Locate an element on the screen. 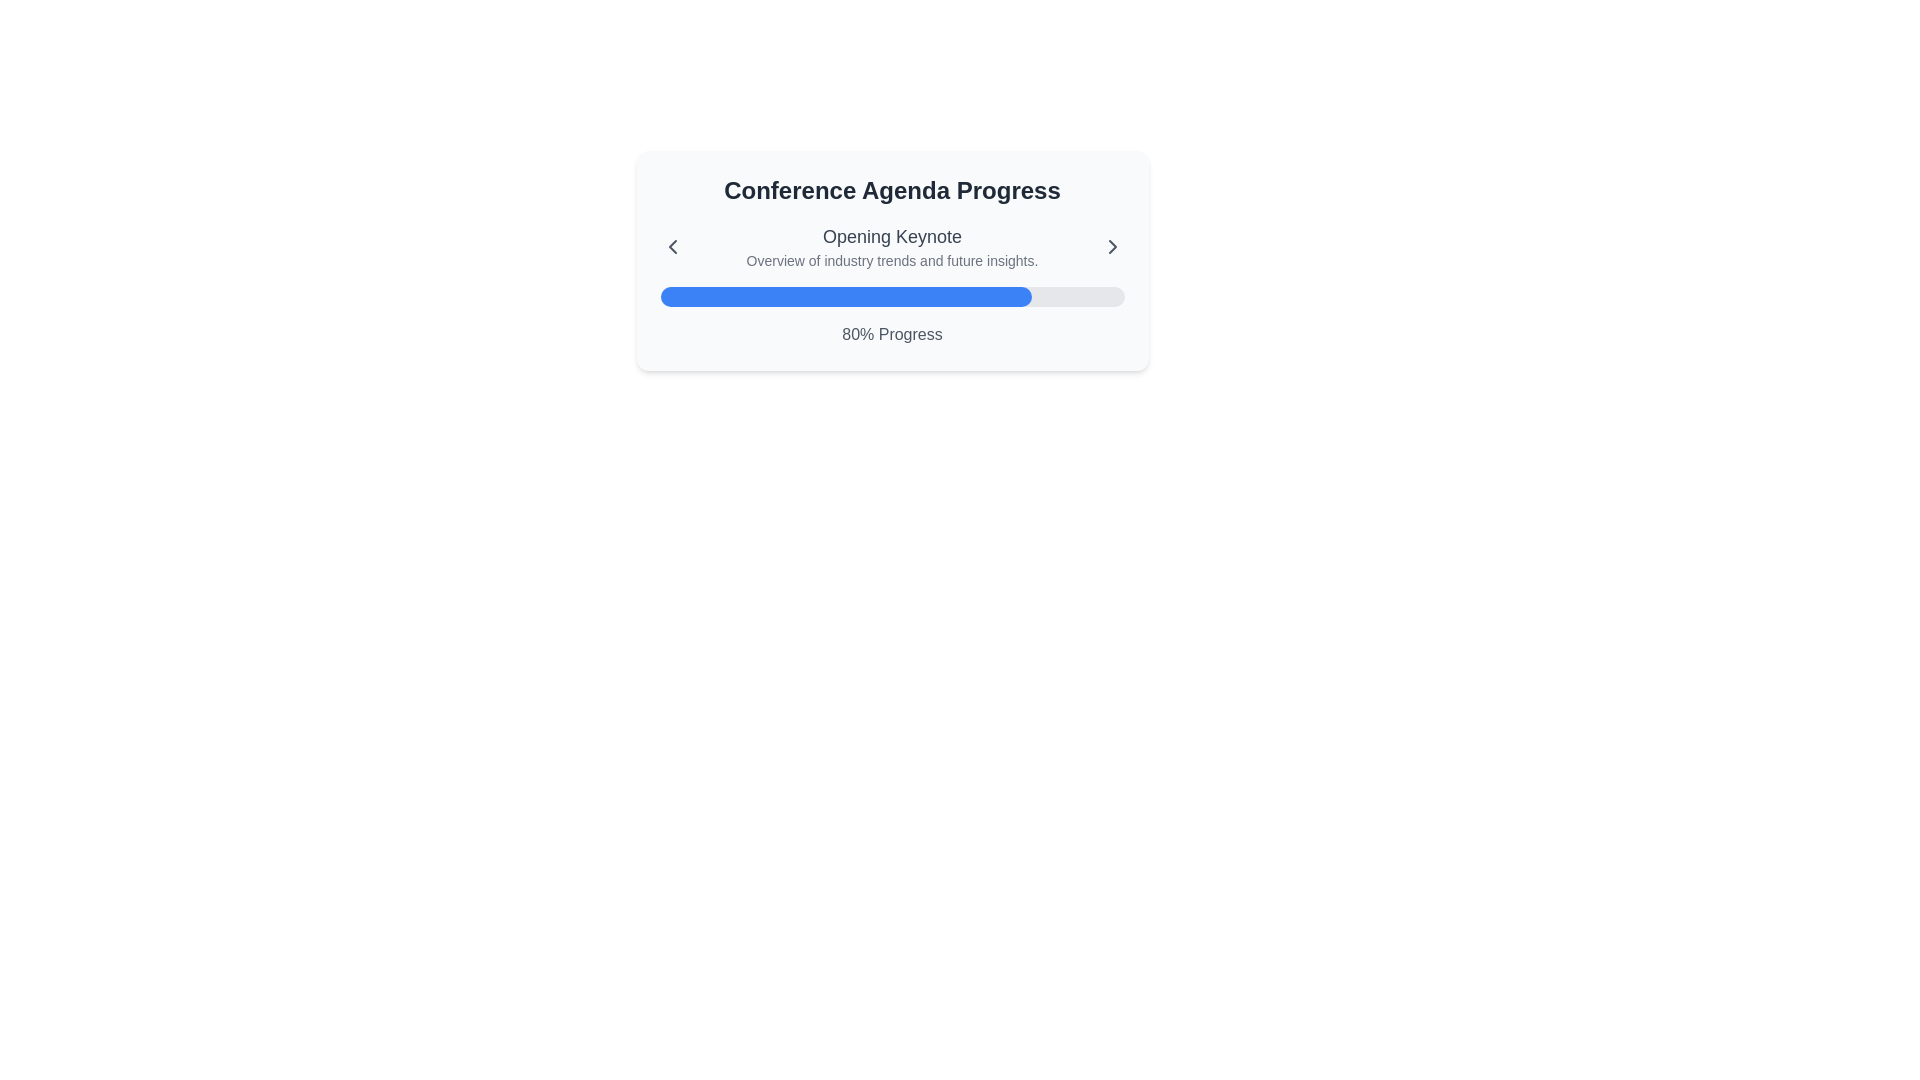 The width and height of the screenshot is (1920, 1080). the progress bar indicating 80% completion, which is located below the text 'Opening Keynote' and above the label '80% Progress' is located at coordinates (846, 297).